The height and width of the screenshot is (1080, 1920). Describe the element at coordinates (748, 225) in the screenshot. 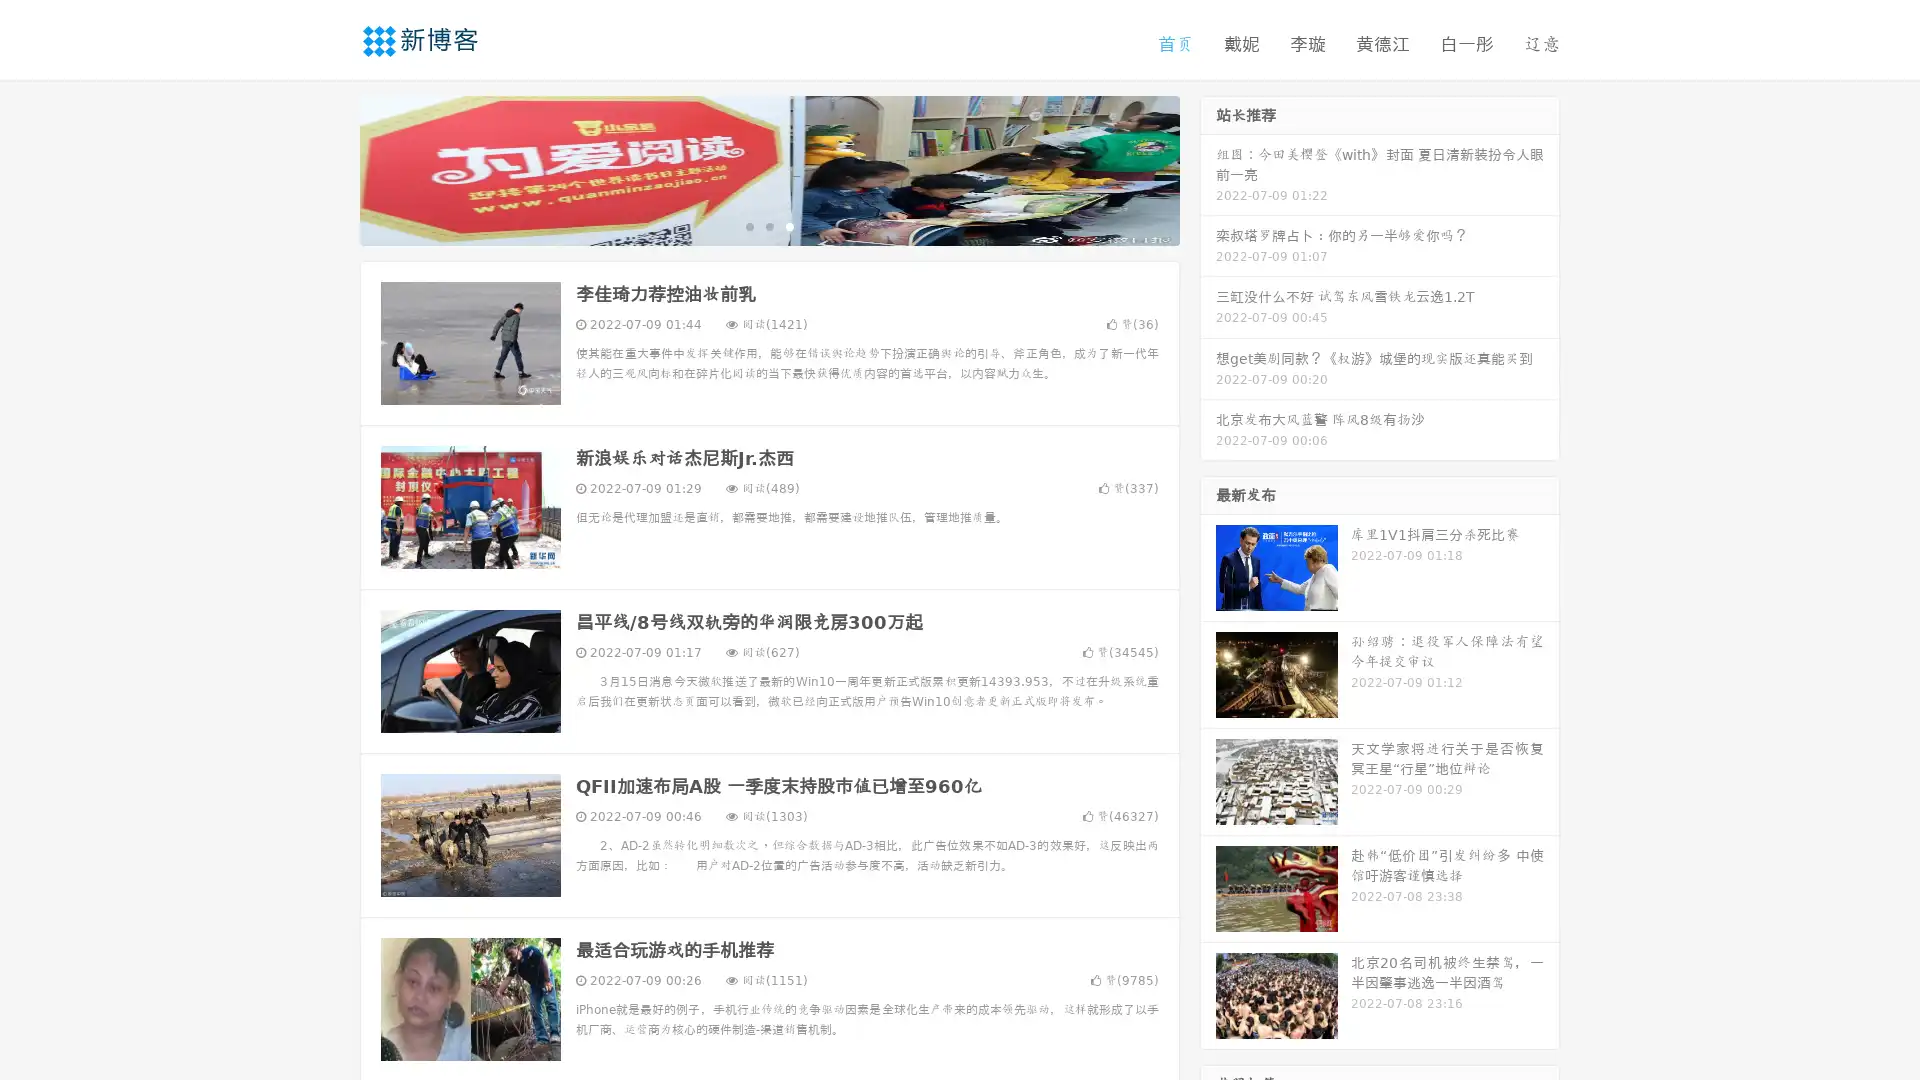

I see `Go to slide 1` at that location.